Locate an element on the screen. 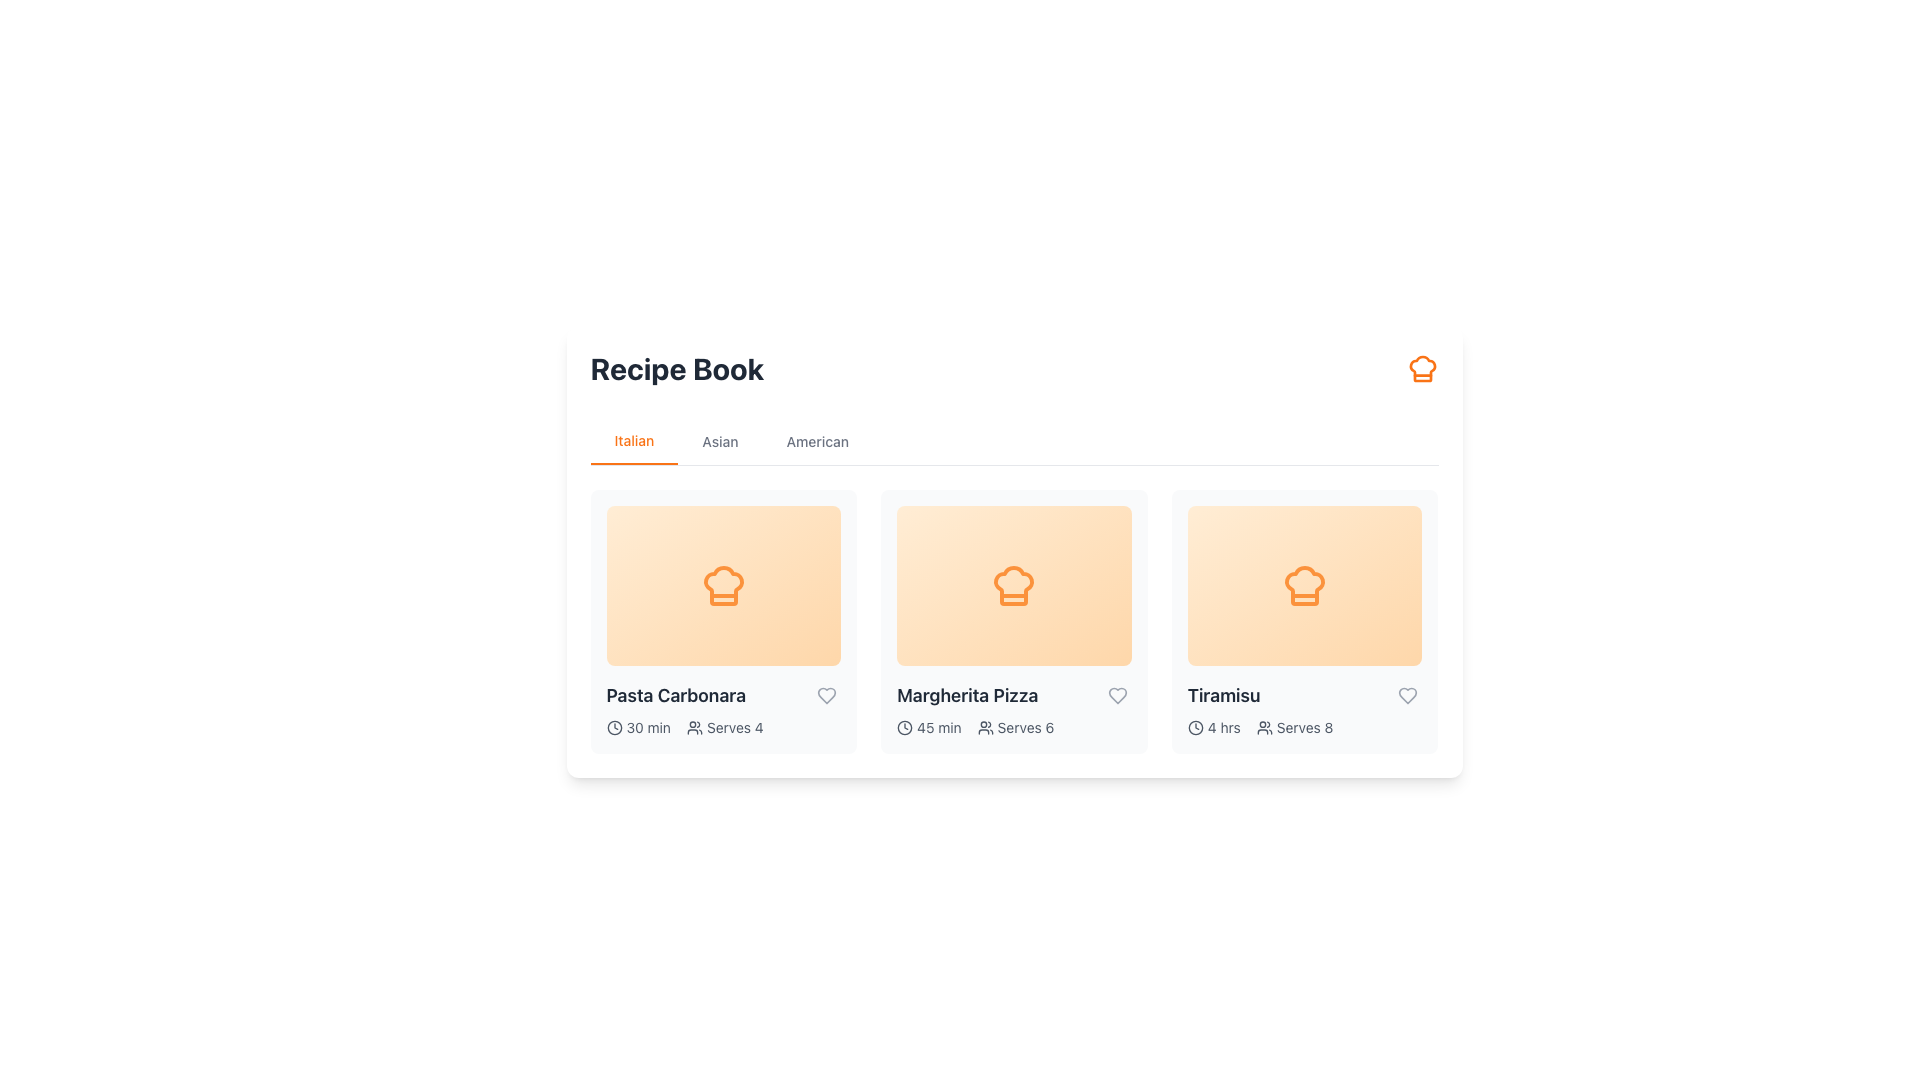 The image size is (1920, 1080). the heart SVG icon located within the circular button at the bottom right corner of the 'Tiramisu' recipe card to receive tooltip feedback is located at coordinates (1407, 694).